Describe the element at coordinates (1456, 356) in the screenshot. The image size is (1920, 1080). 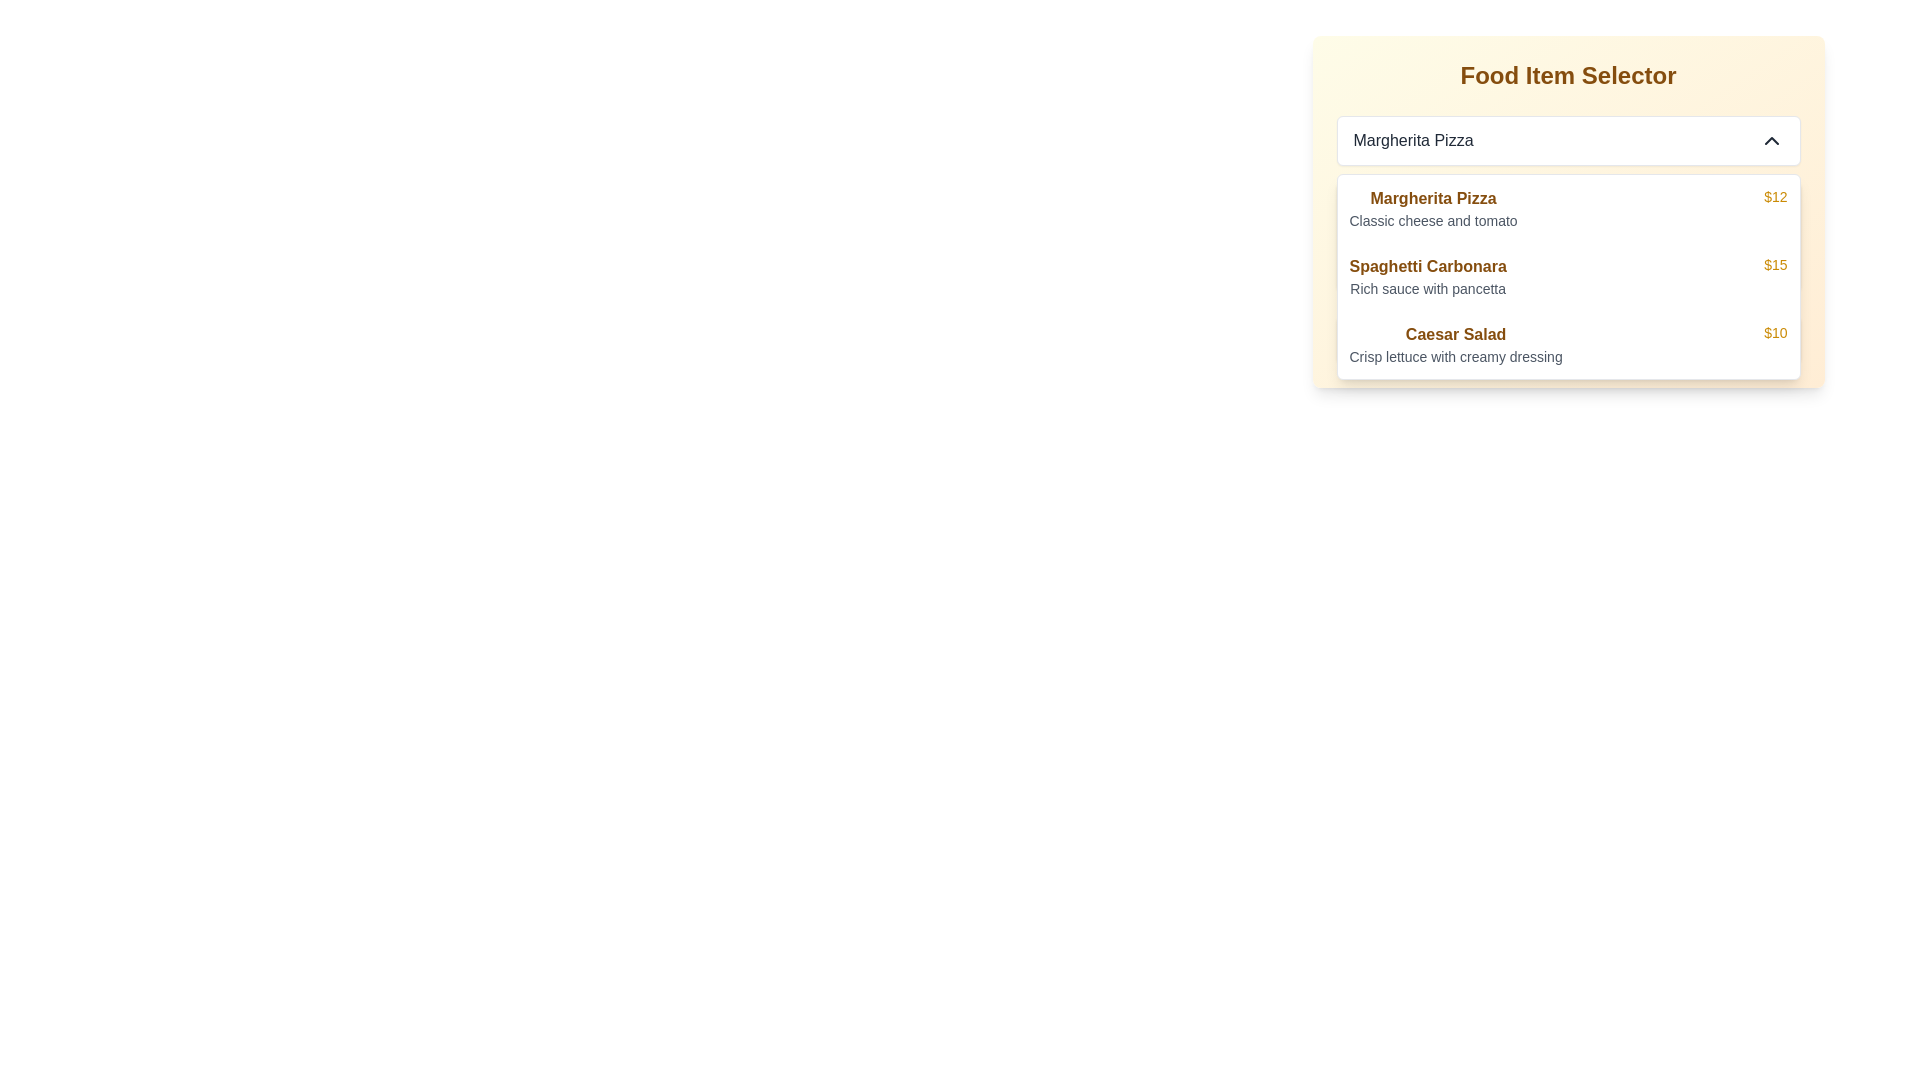
I see `the text label displaying 'Crisp lettuce with creamy dressing', which is located beneath the 'Caesar Salad' title in the 'Food Item Selector' menu panel` at that location.